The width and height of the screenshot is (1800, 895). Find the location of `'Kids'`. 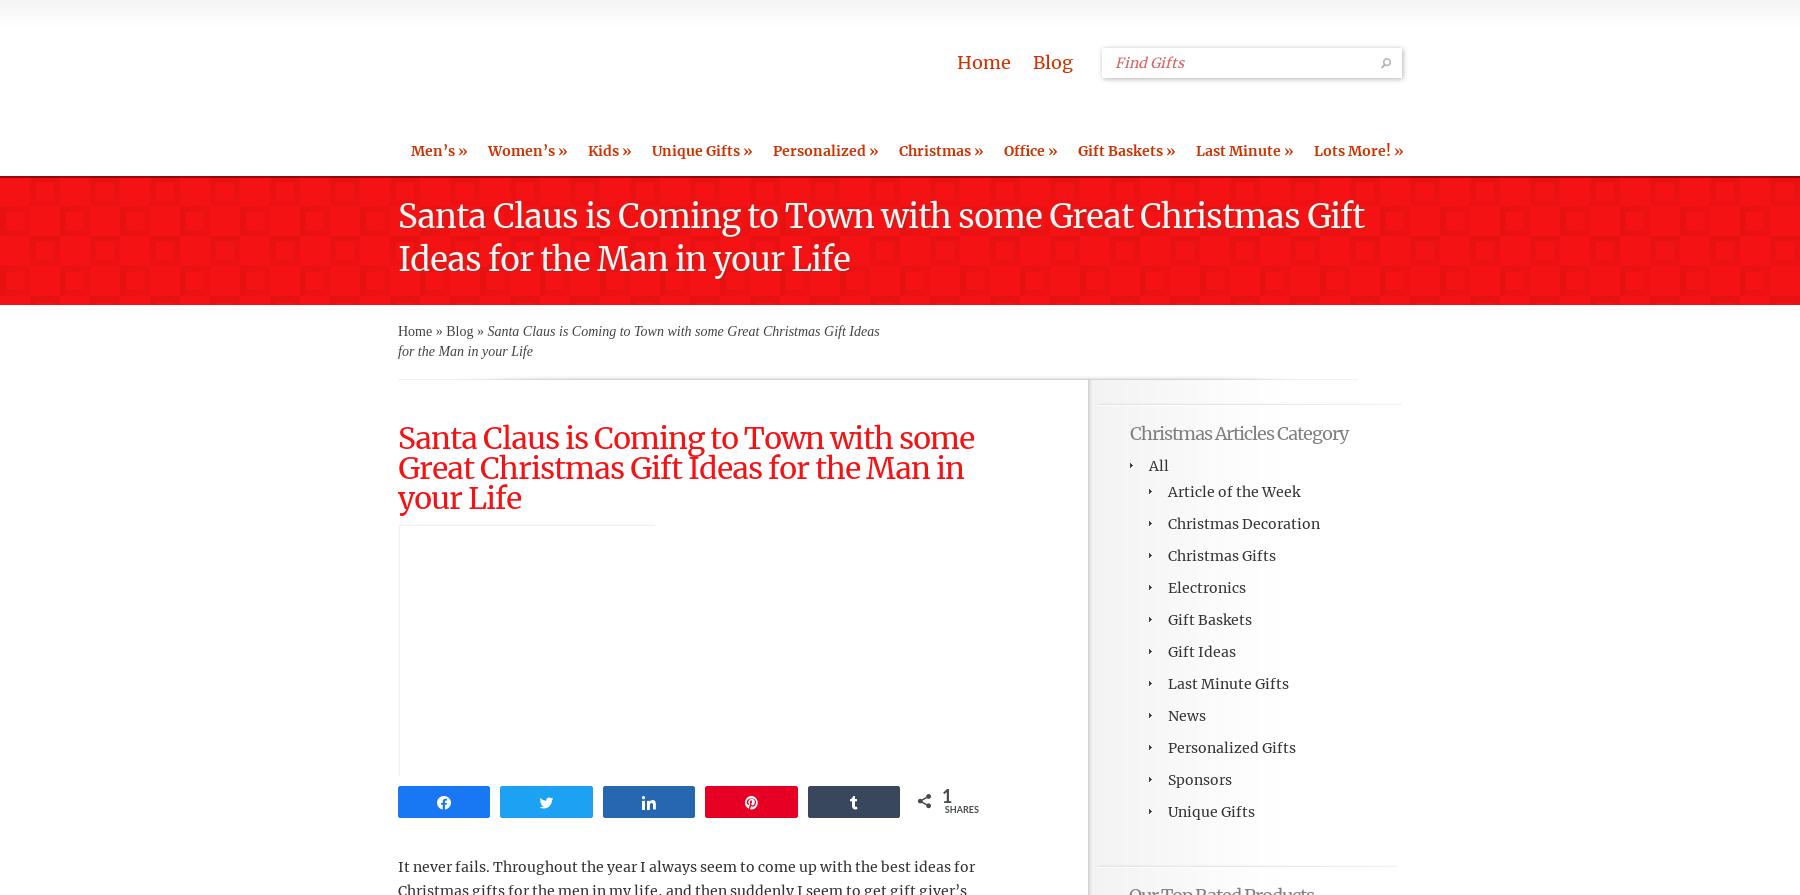

'Kids' is located at coordinates (603, 150).